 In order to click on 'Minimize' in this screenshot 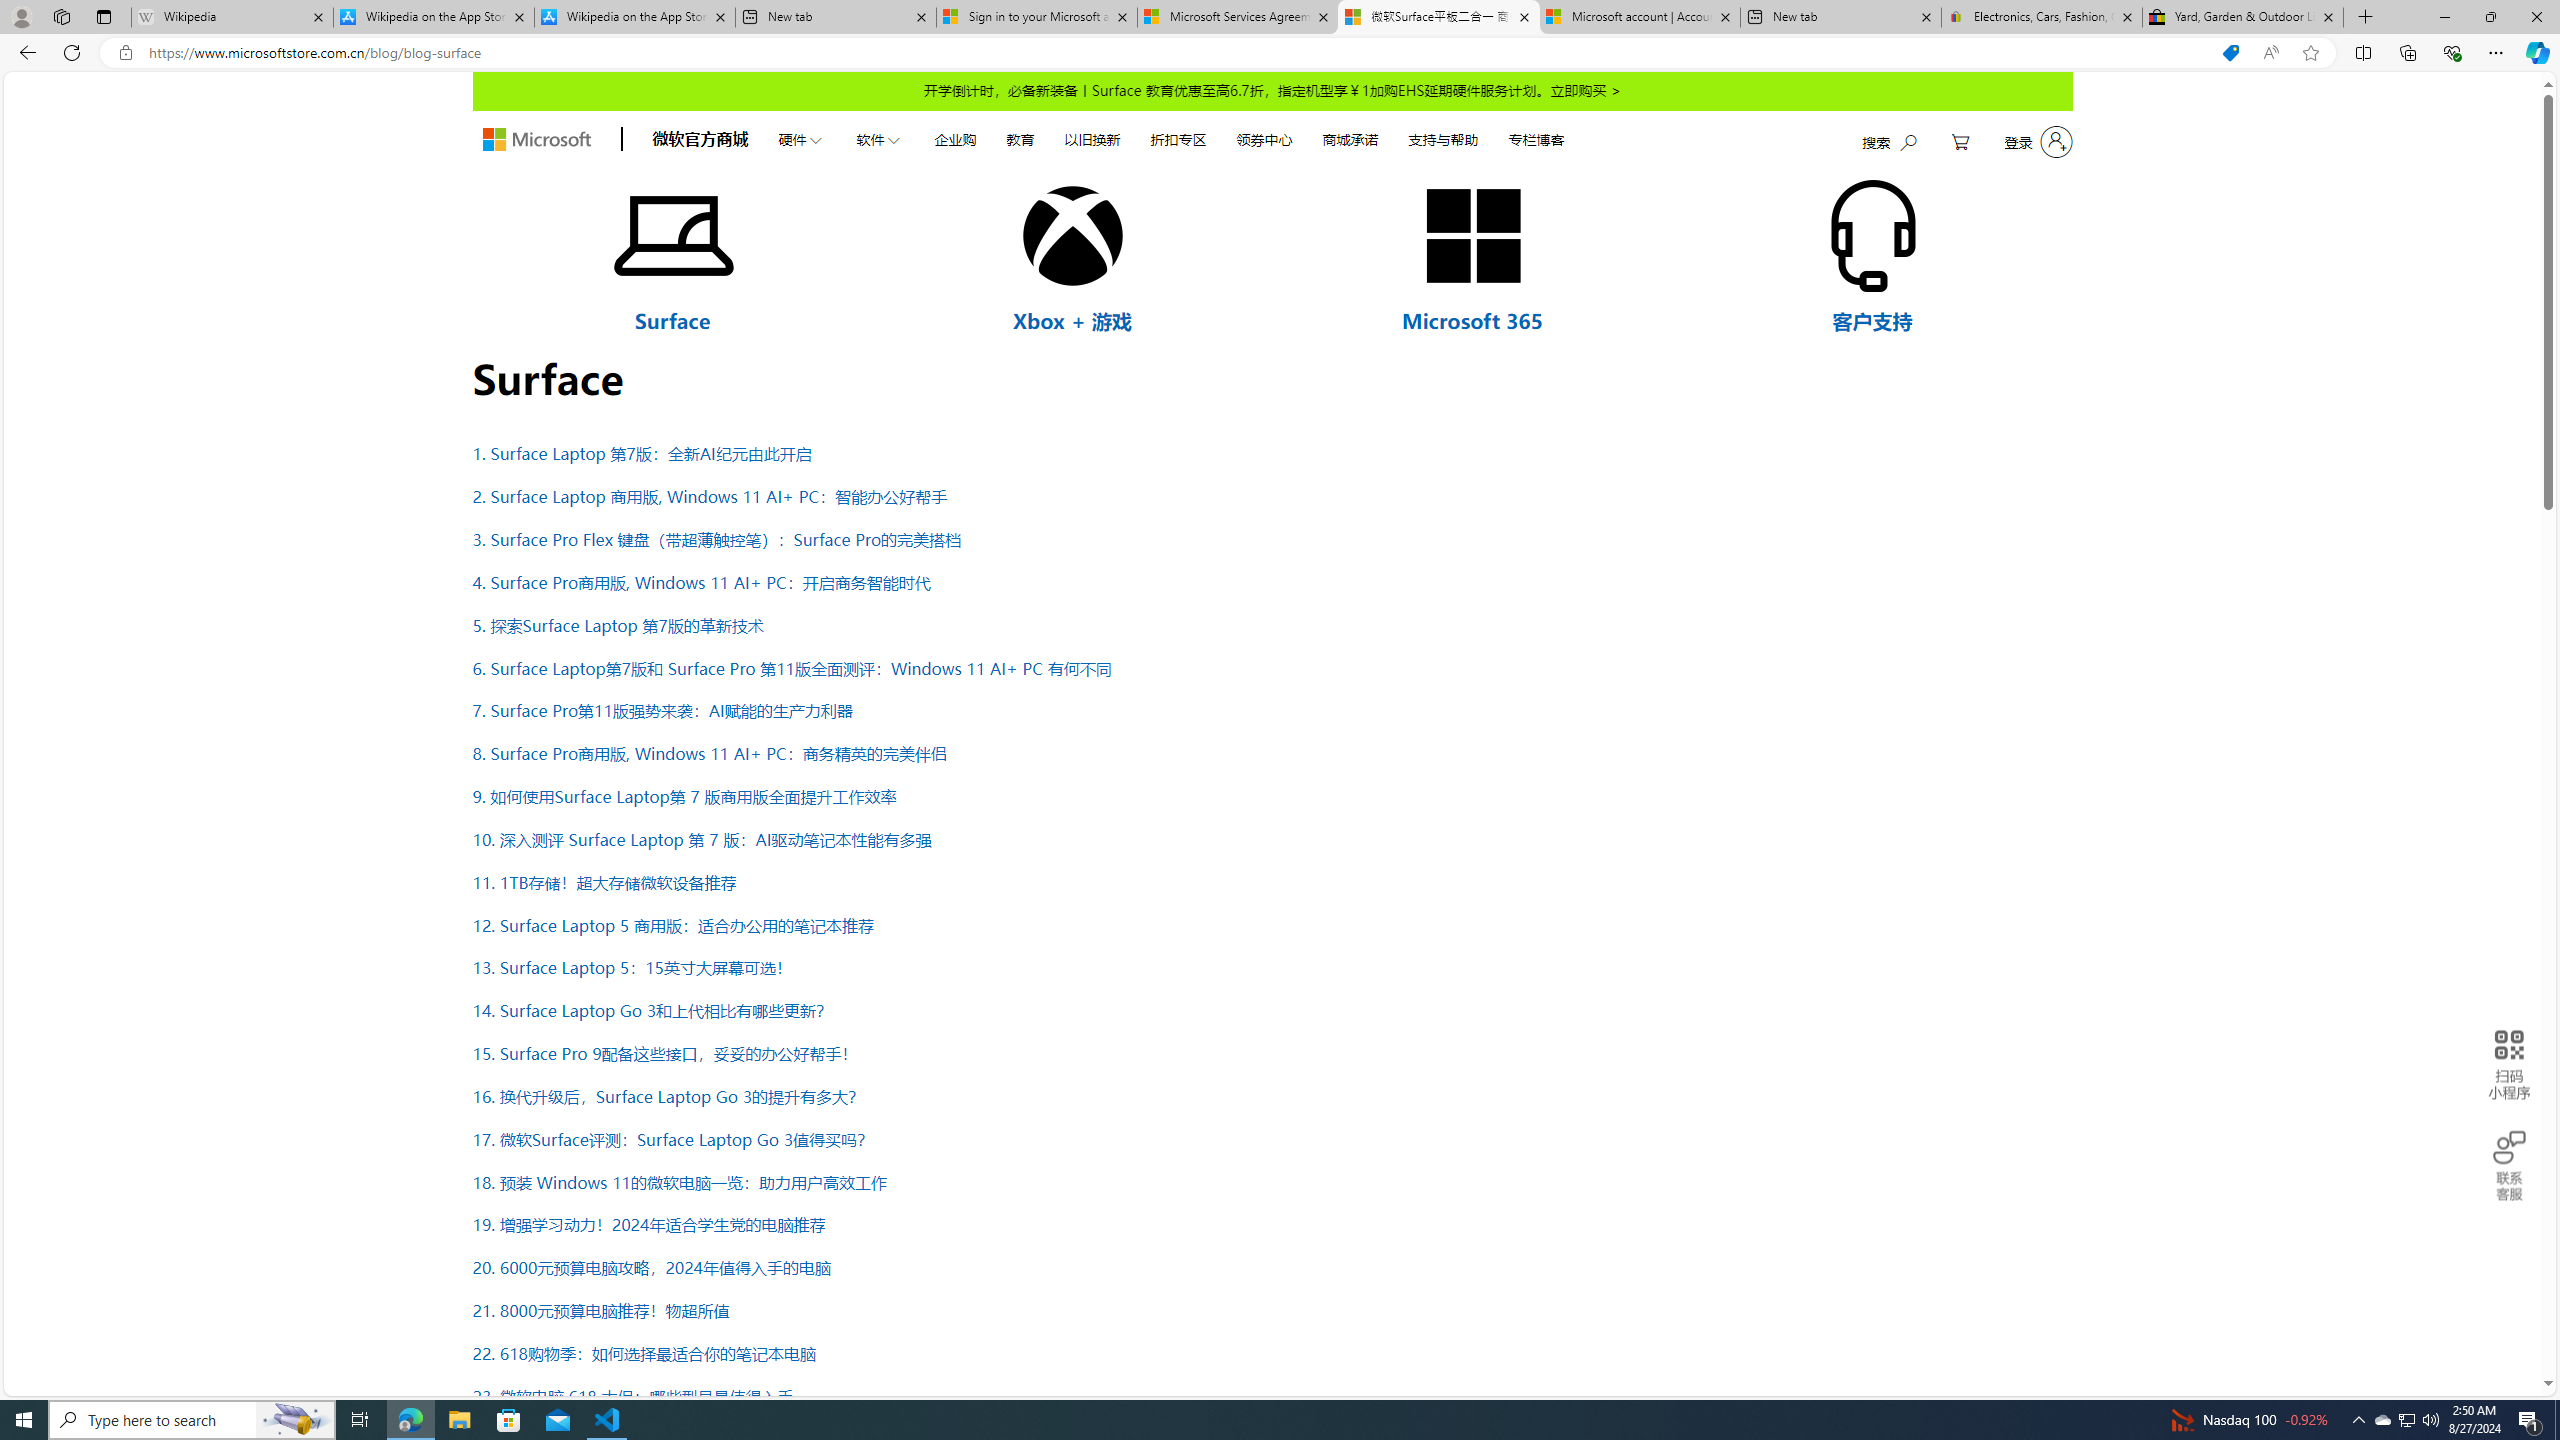, I will do `click(2443, 16)`.